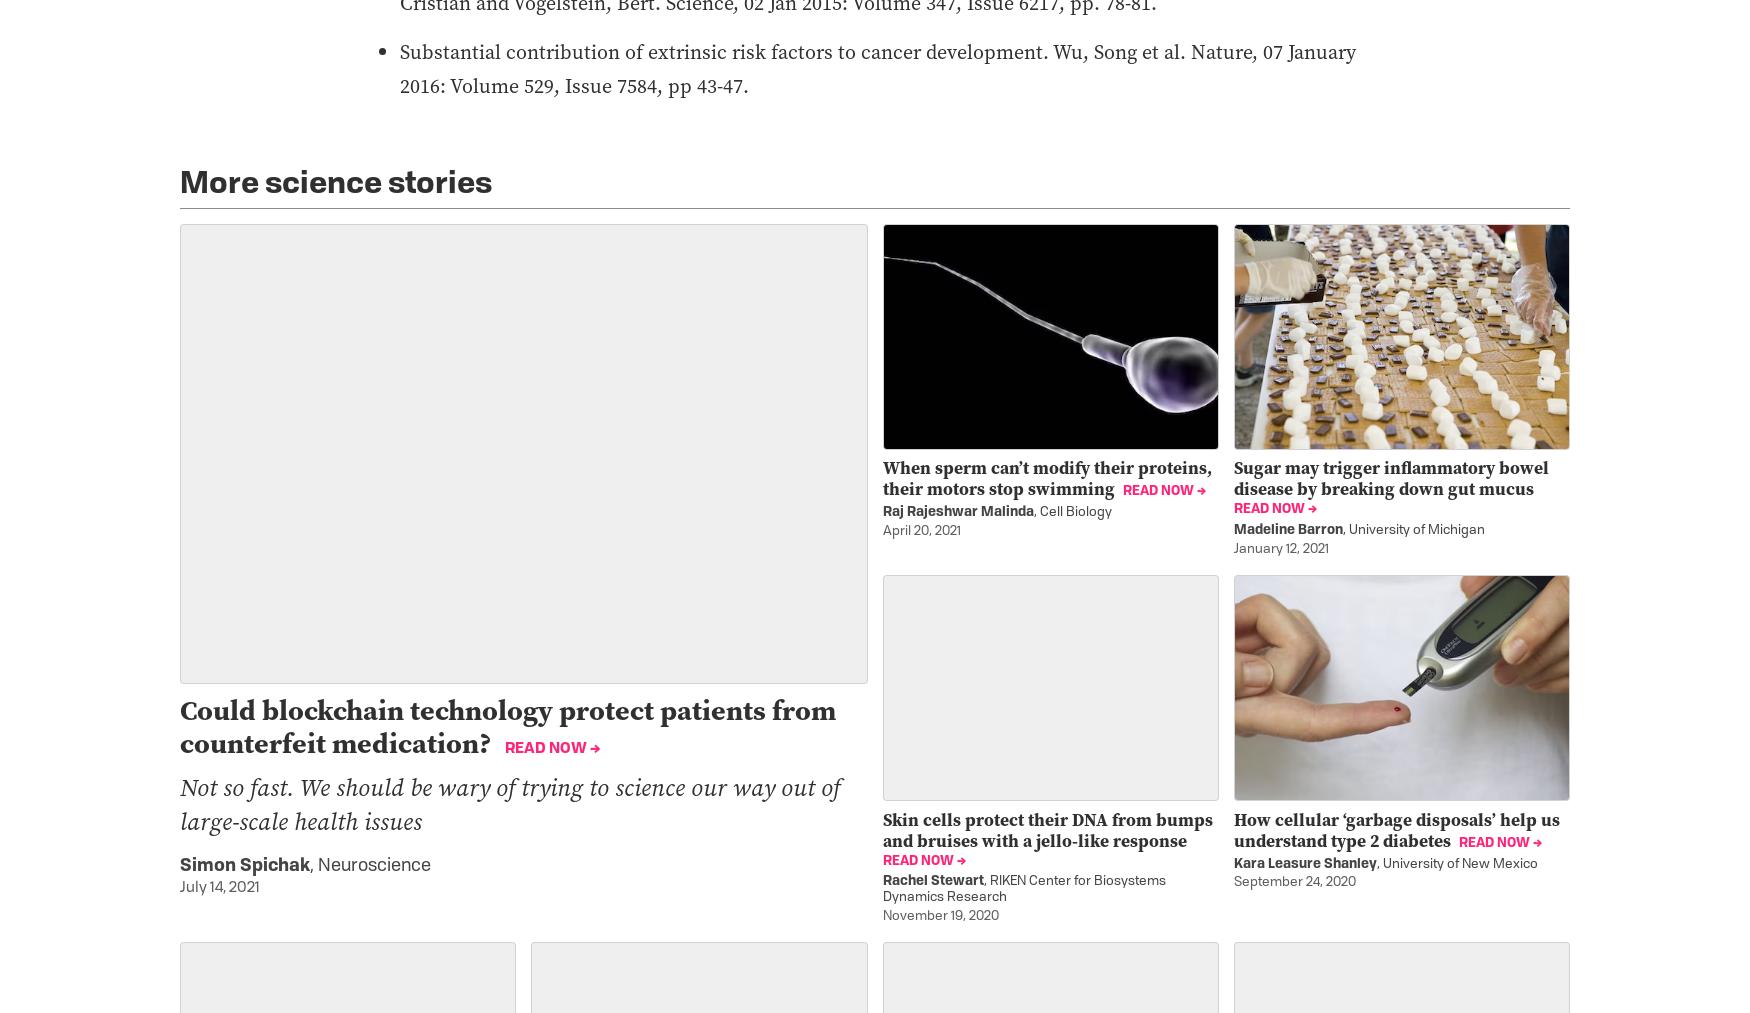 The width and height of the screenshot is (1750, 1013). Describe the element at coordinates (370, 865) in the screenshot. I see `', Neuroscience'` at that location.